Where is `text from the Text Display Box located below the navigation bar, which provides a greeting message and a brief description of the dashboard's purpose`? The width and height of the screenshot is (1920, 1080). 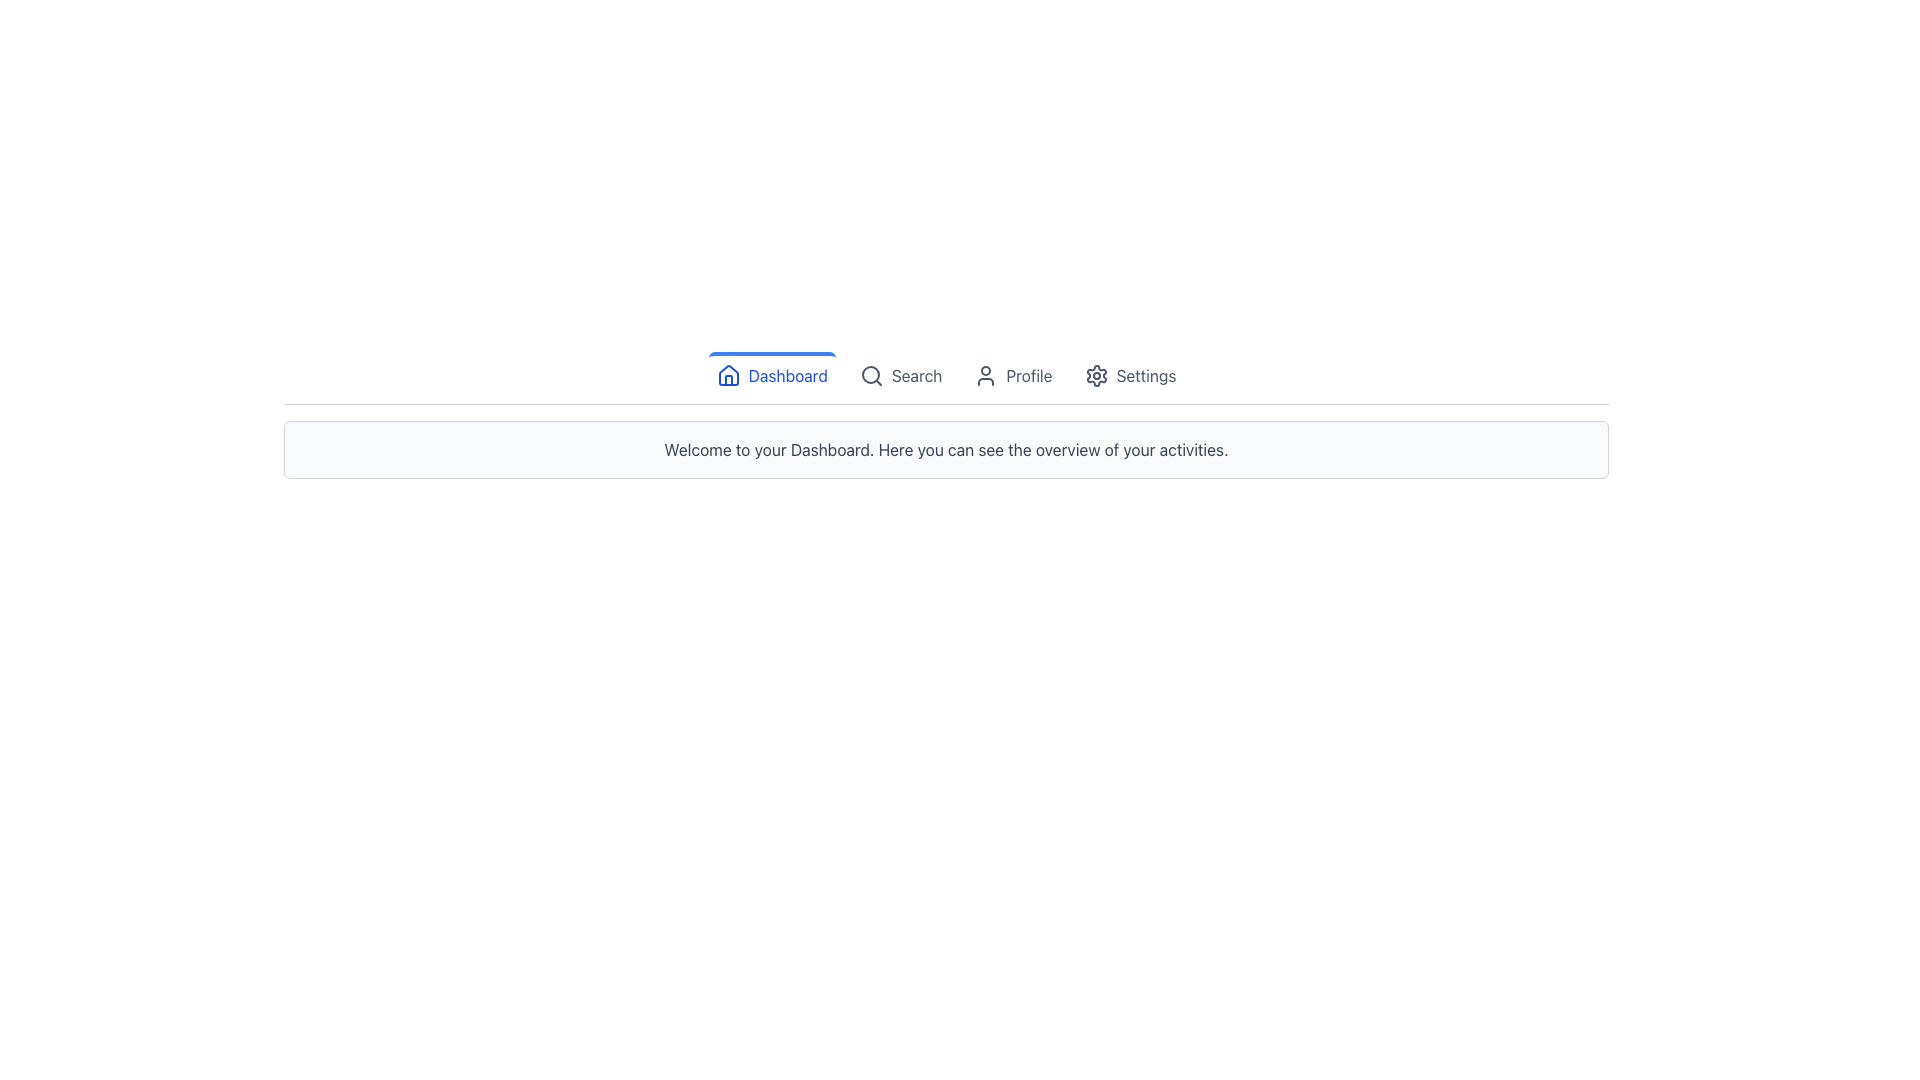 text from the Text Display Box located below the navigation bar, which provides a greeting message and a brief description of the dashboard's purpose is located at coordinates (945, 450).